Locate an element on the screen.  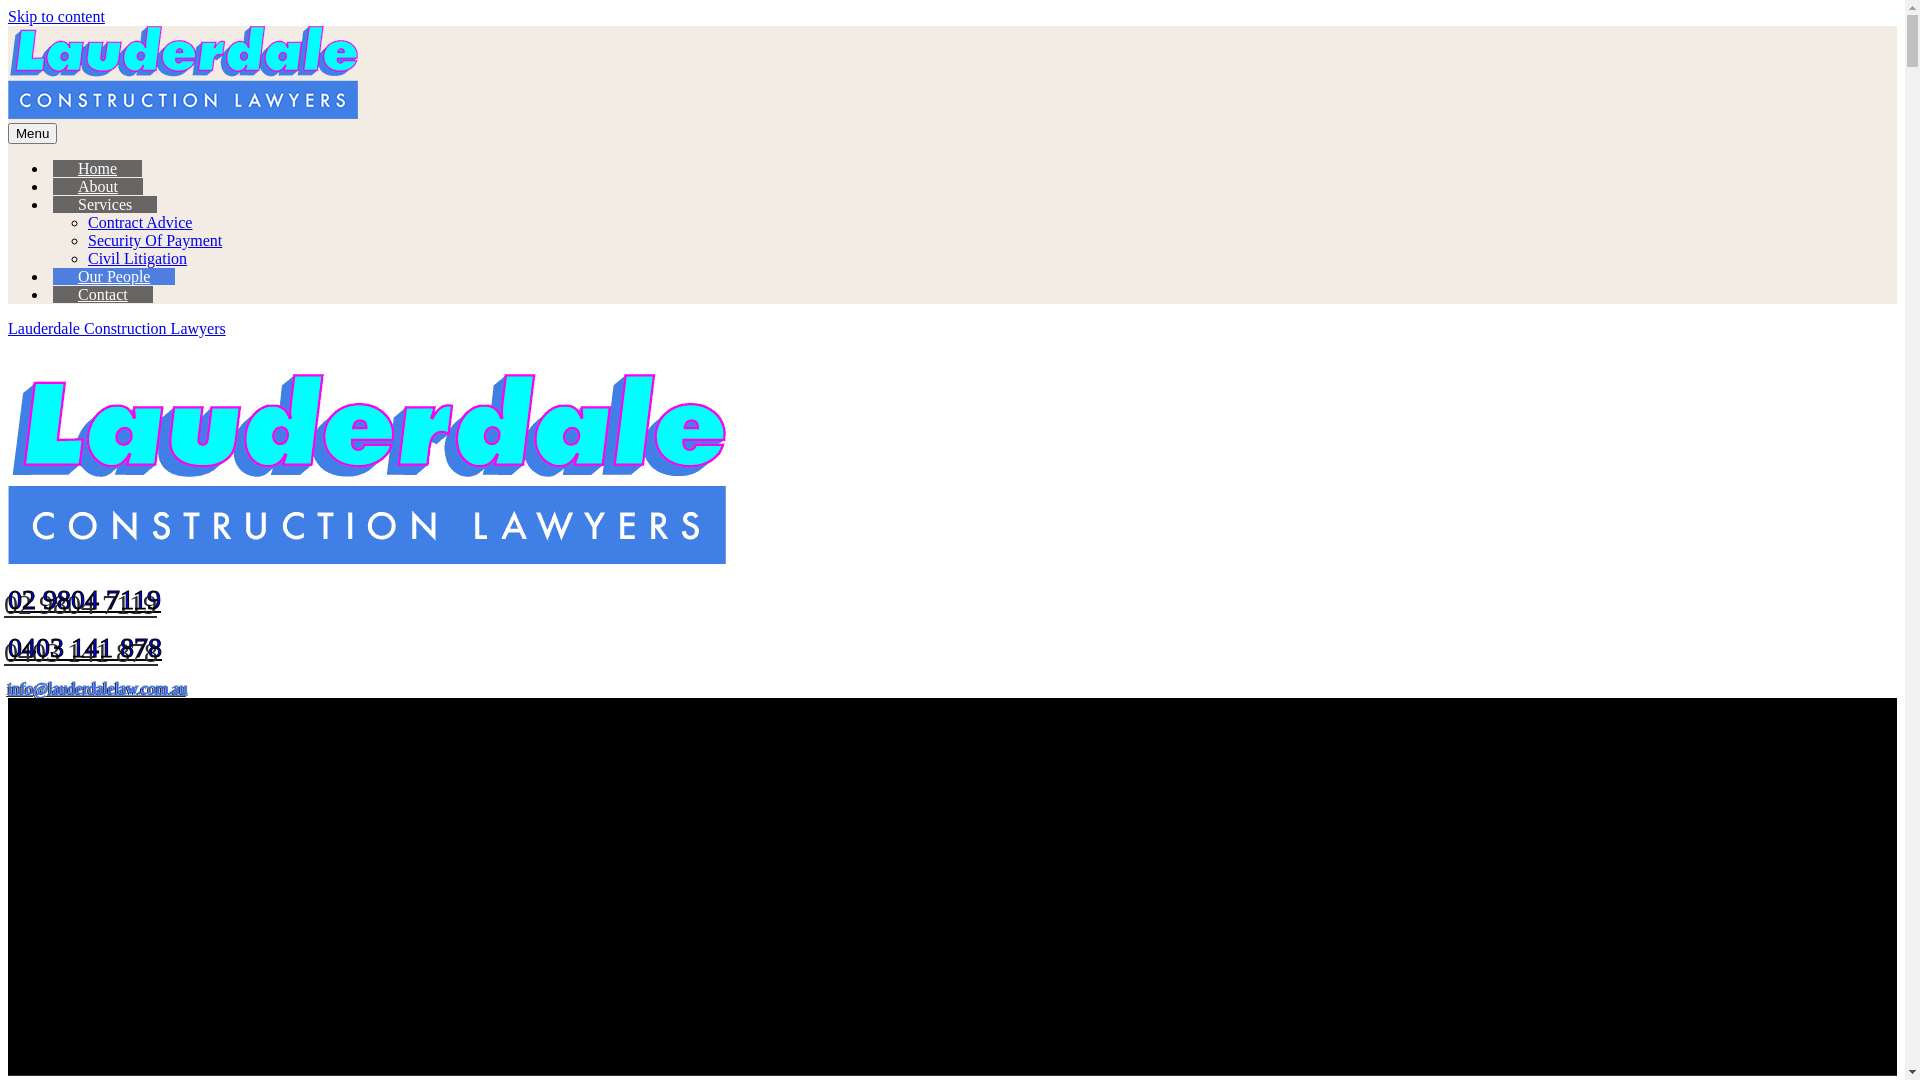
'Lauderdale Construction Lawyers' is located at coordinates (115, 327).